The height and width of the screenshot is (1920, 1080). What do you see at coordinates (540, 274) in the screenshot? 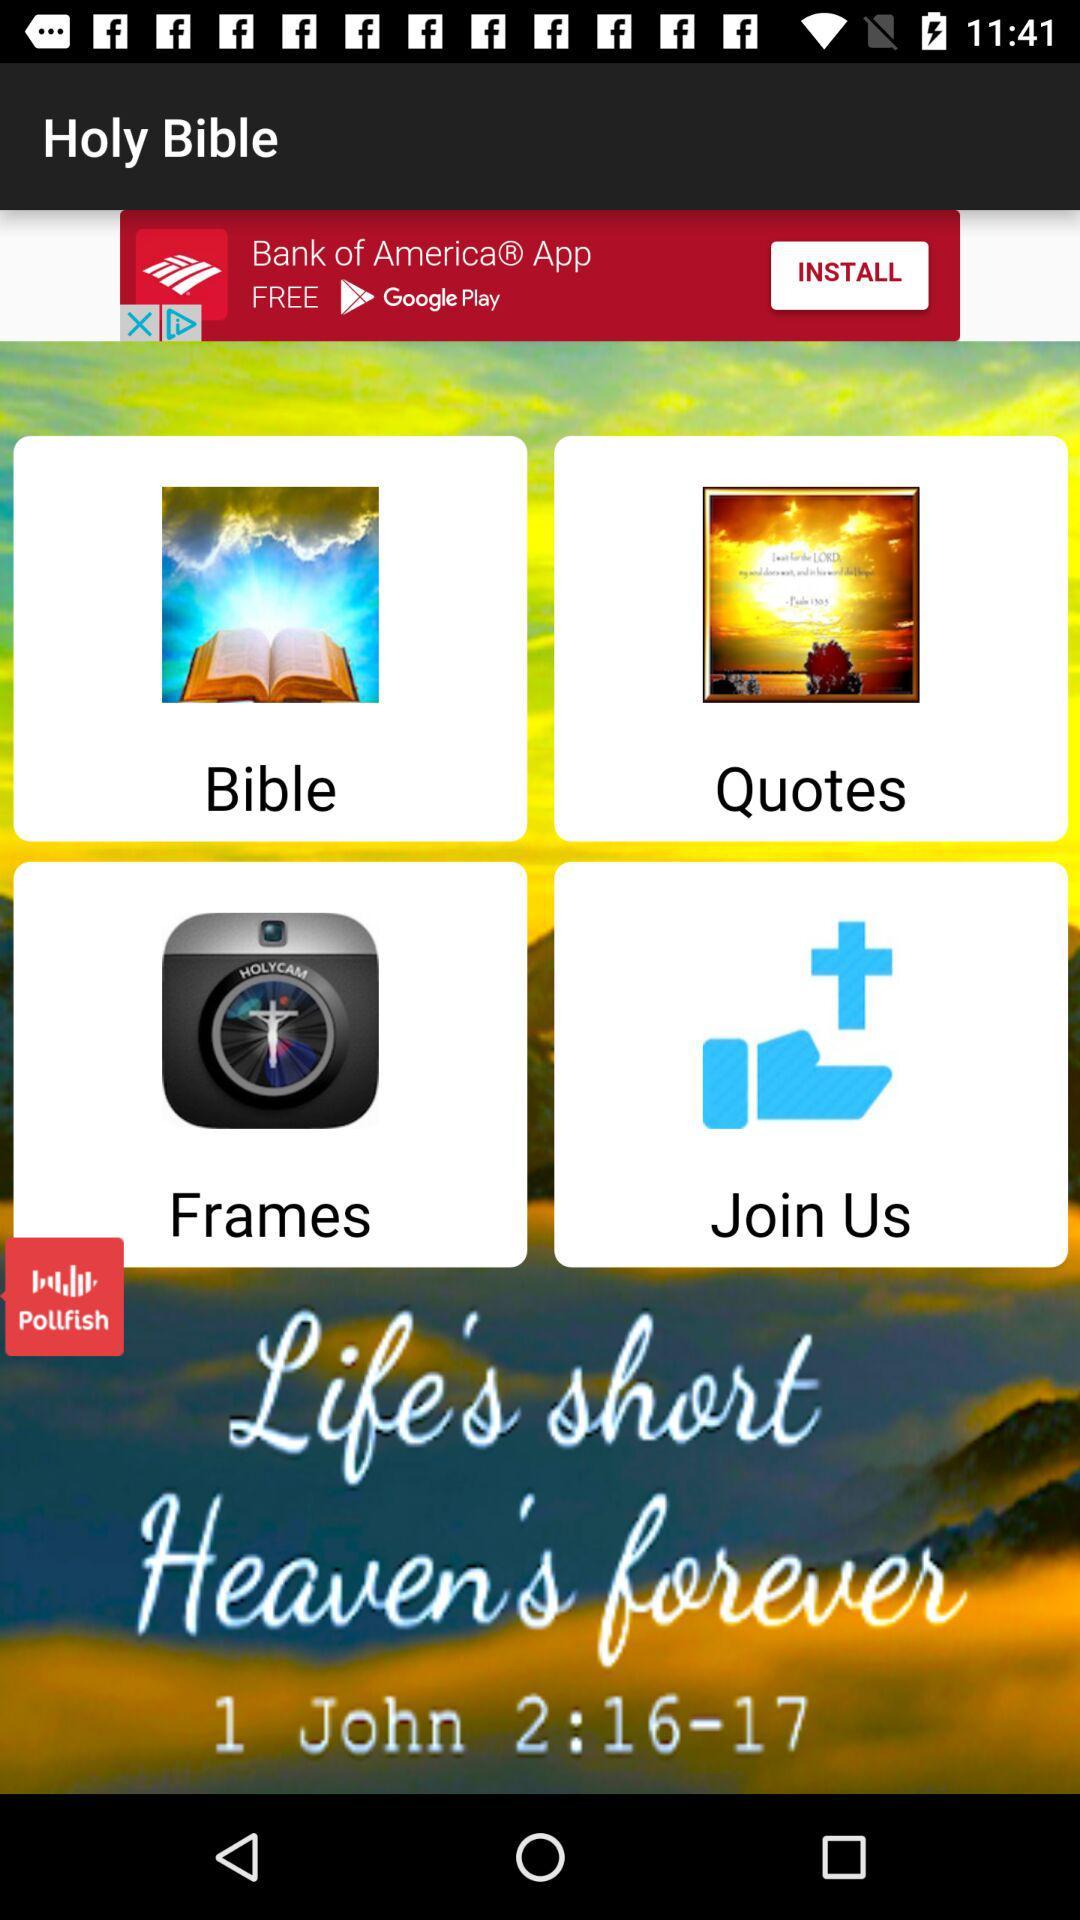
I see `bank advertisement` at bounding box center [540, 274].